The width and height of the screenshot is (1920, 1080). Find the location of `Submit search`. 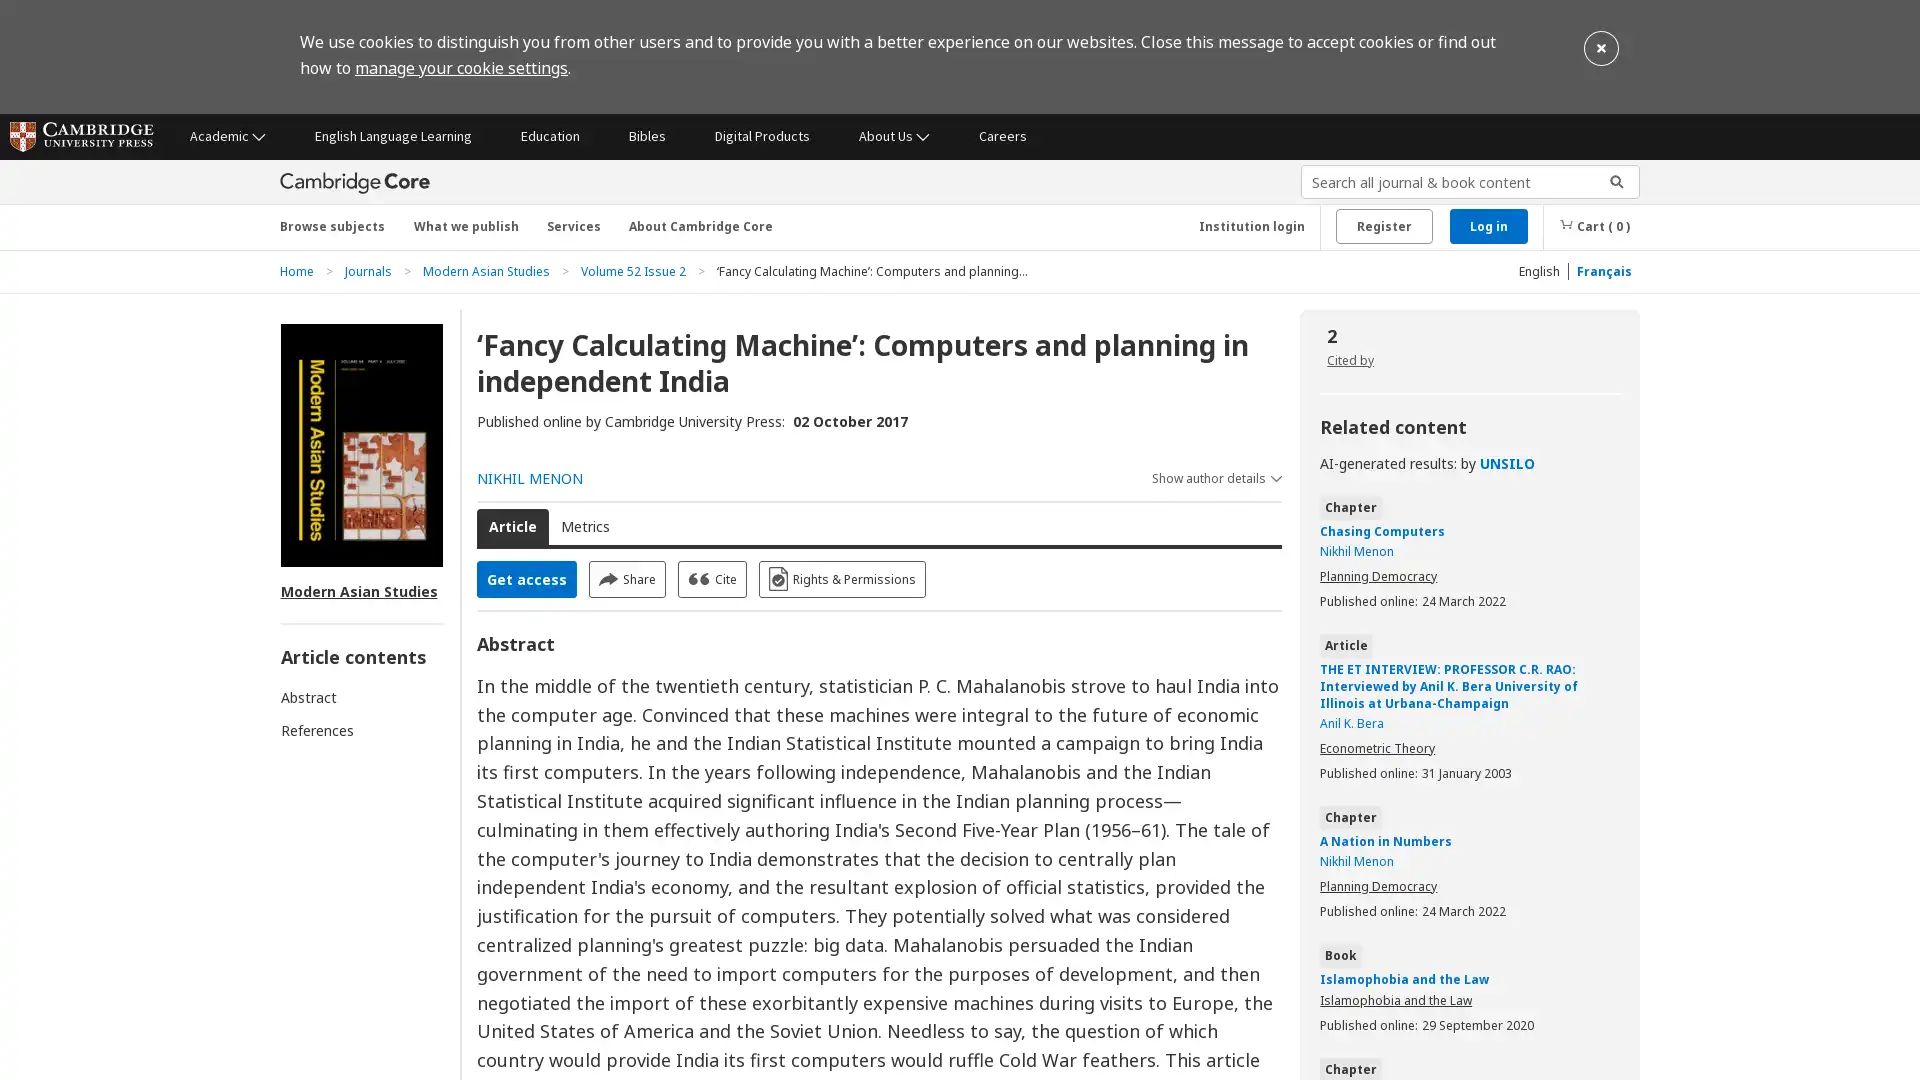

Submit search is located at coordinates (1609, 181).